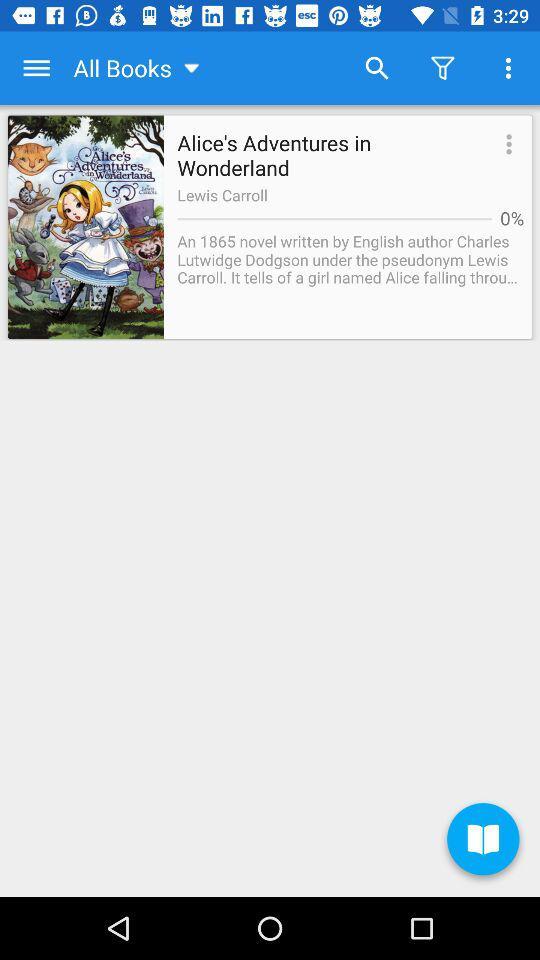  Describe the element at coordinates (482, 841) in the screenshot. I see `the app below an 1865 novel` at that location.